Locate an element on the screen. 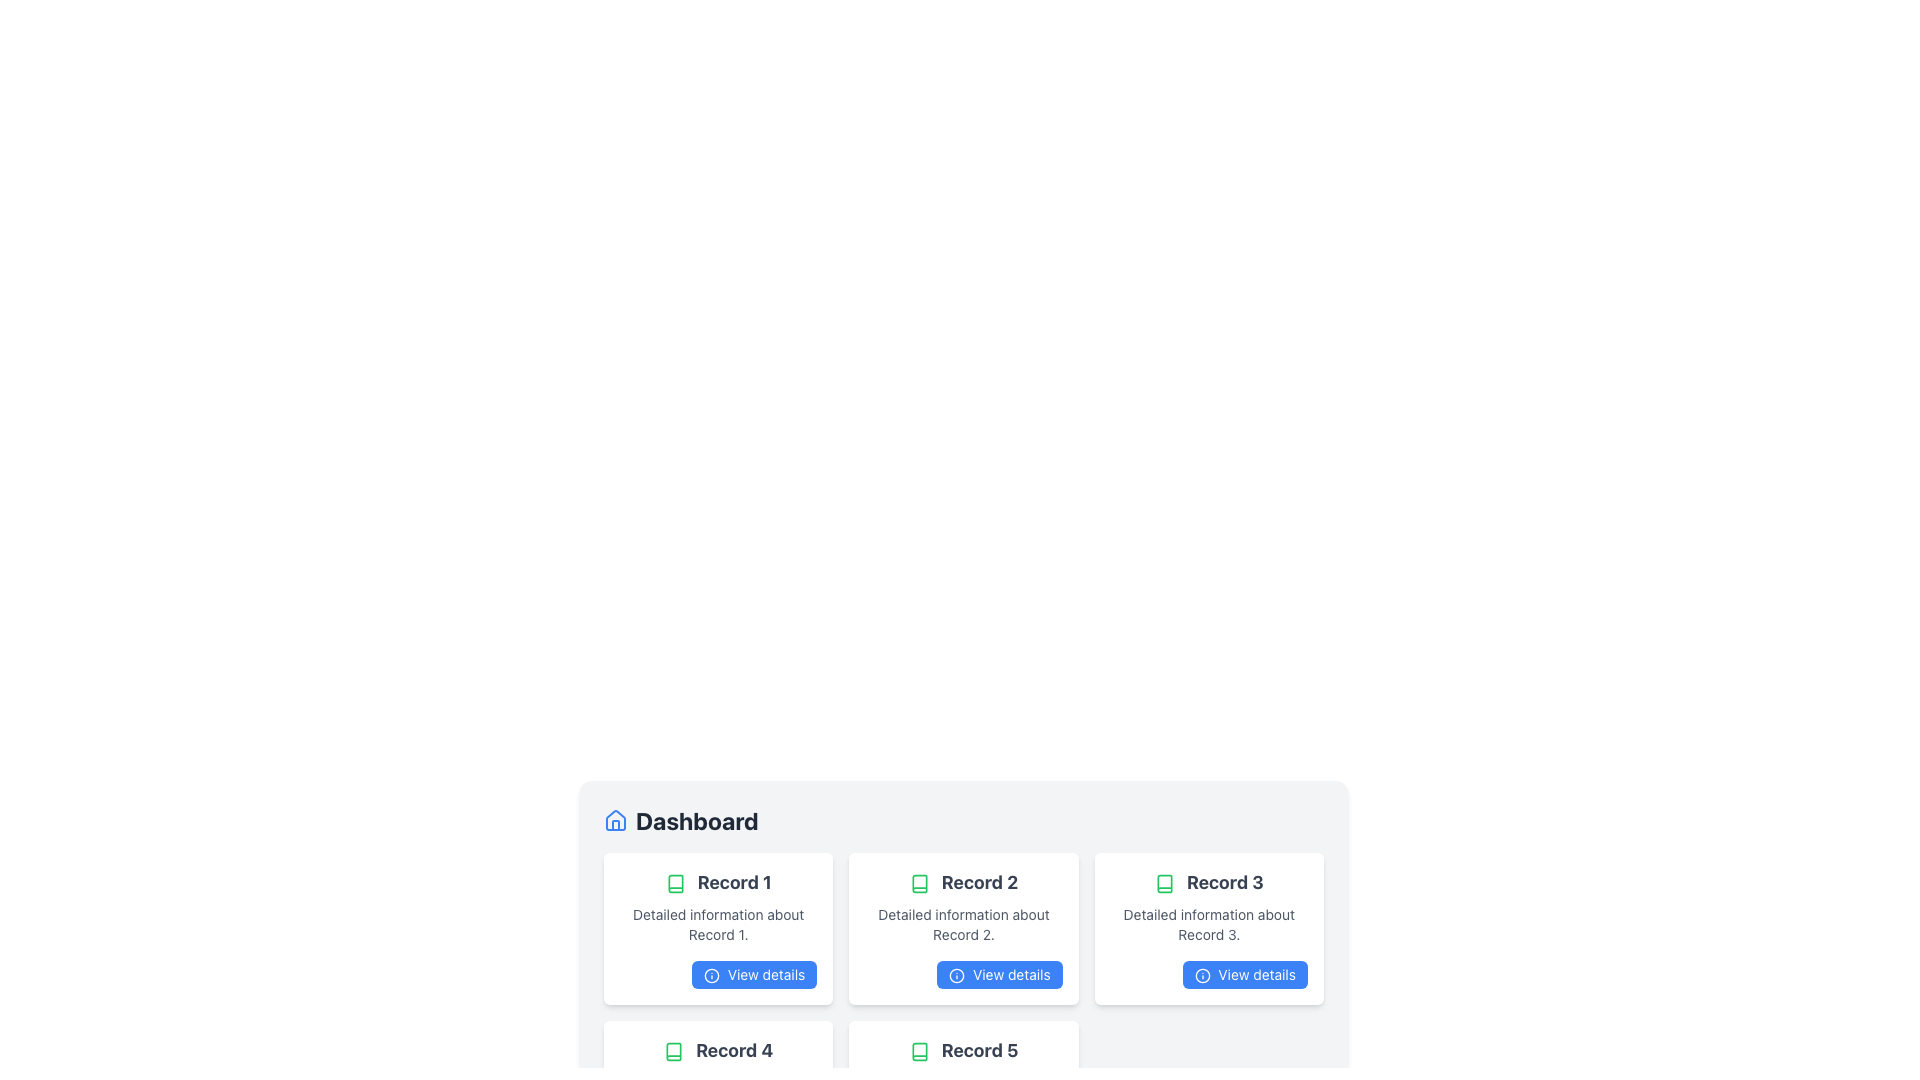  the text label containing the phrase 'Detailed information about Record 3.' which is positioned below the title 'Record 3' and above the 'View details' button is located at coordinates (1208, 925).